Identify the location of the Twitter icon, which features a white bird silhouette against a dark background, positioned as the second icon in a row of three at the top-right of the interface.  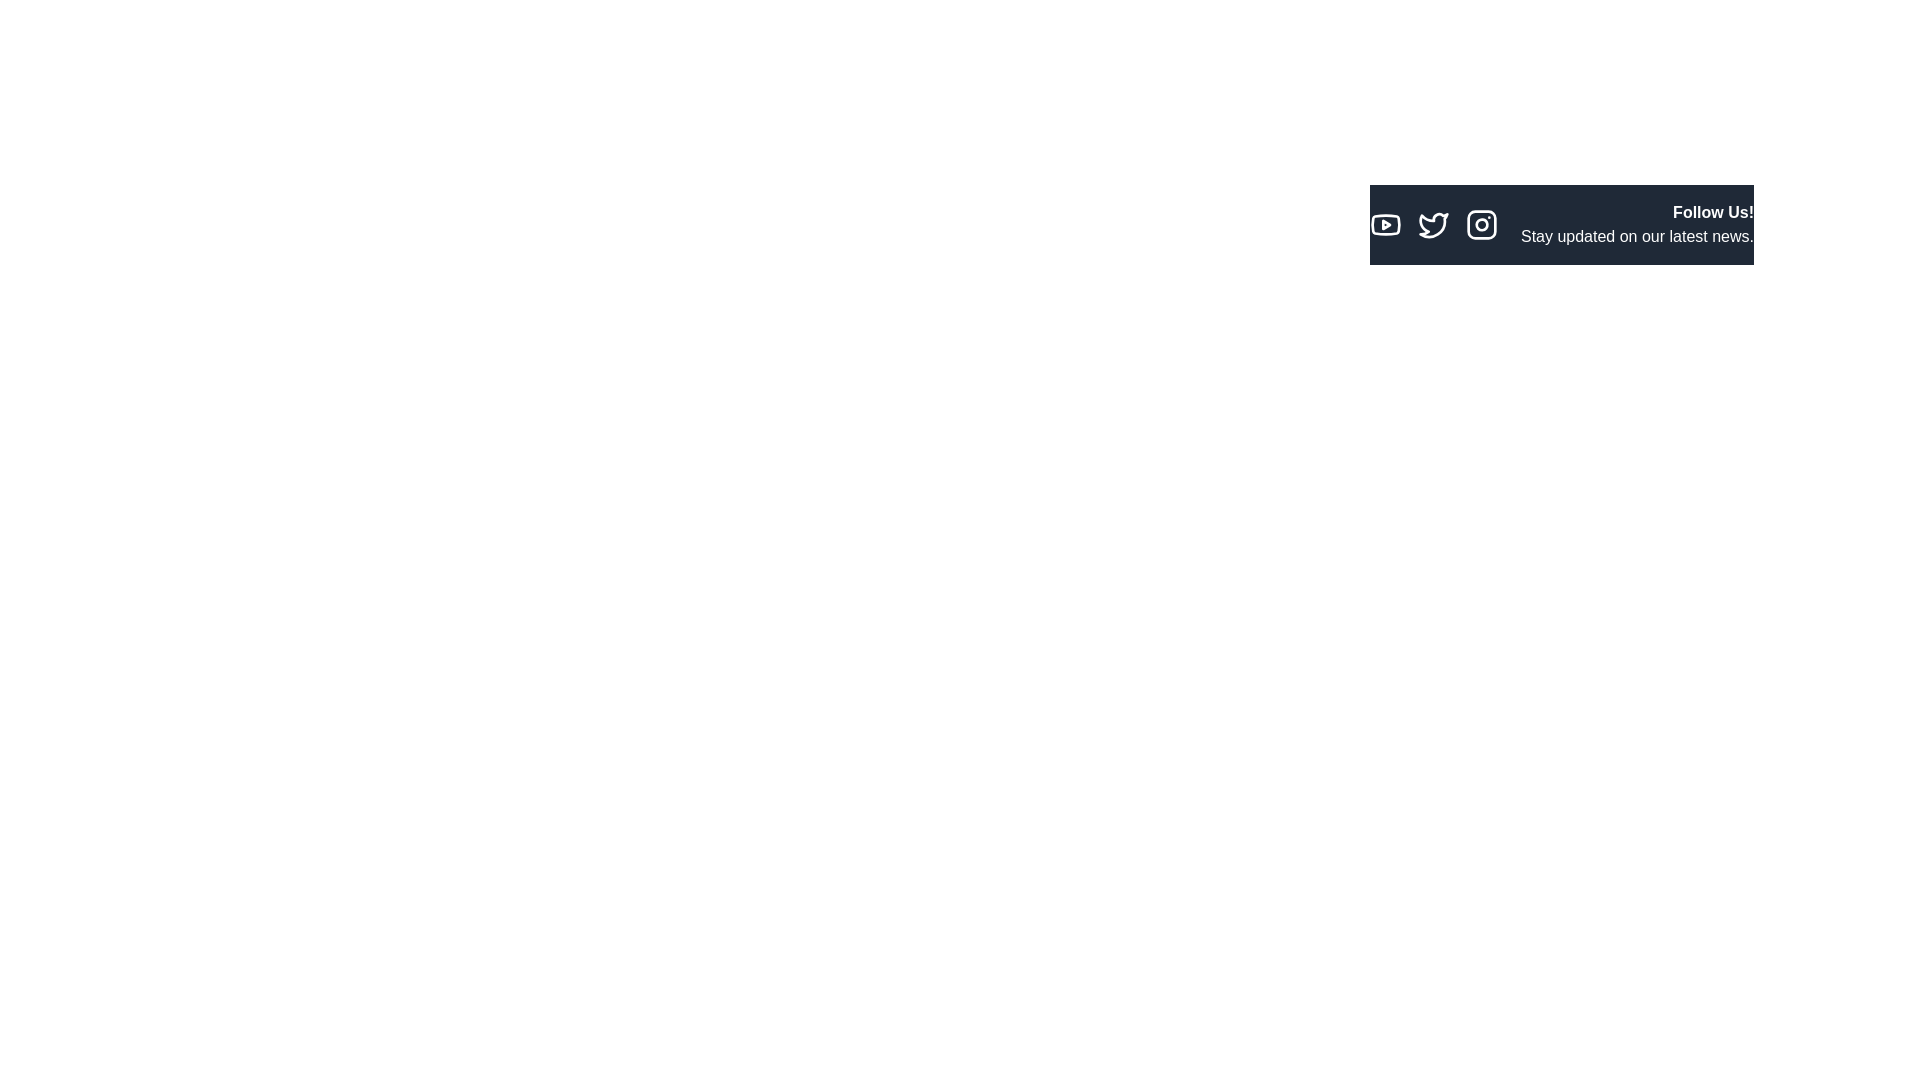
(1433, 224).